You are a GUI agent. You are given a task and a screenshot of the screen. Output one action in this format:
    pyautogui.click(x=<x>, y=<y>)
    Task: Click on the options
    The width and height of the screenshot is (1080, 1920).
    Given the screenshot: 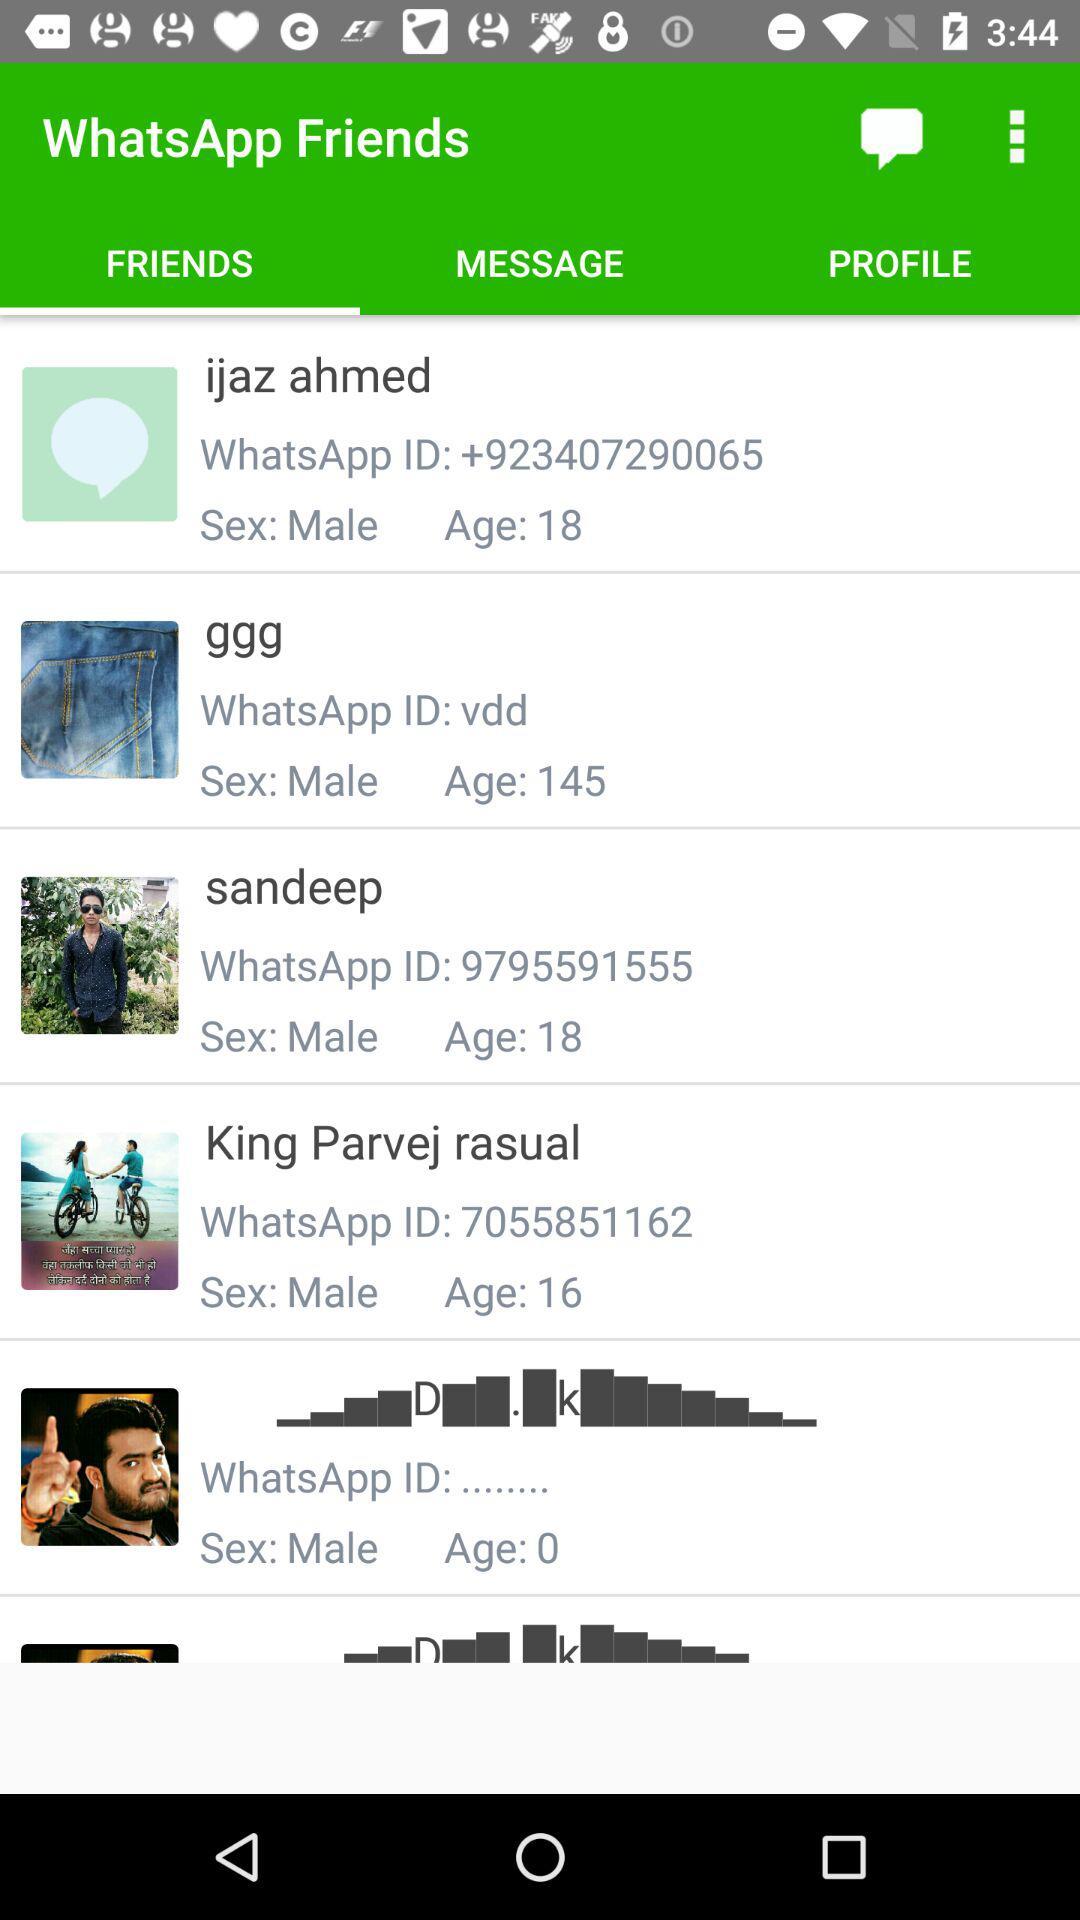 What is the action you would take?
    pyautogui.click(x=1017, y=135)
    